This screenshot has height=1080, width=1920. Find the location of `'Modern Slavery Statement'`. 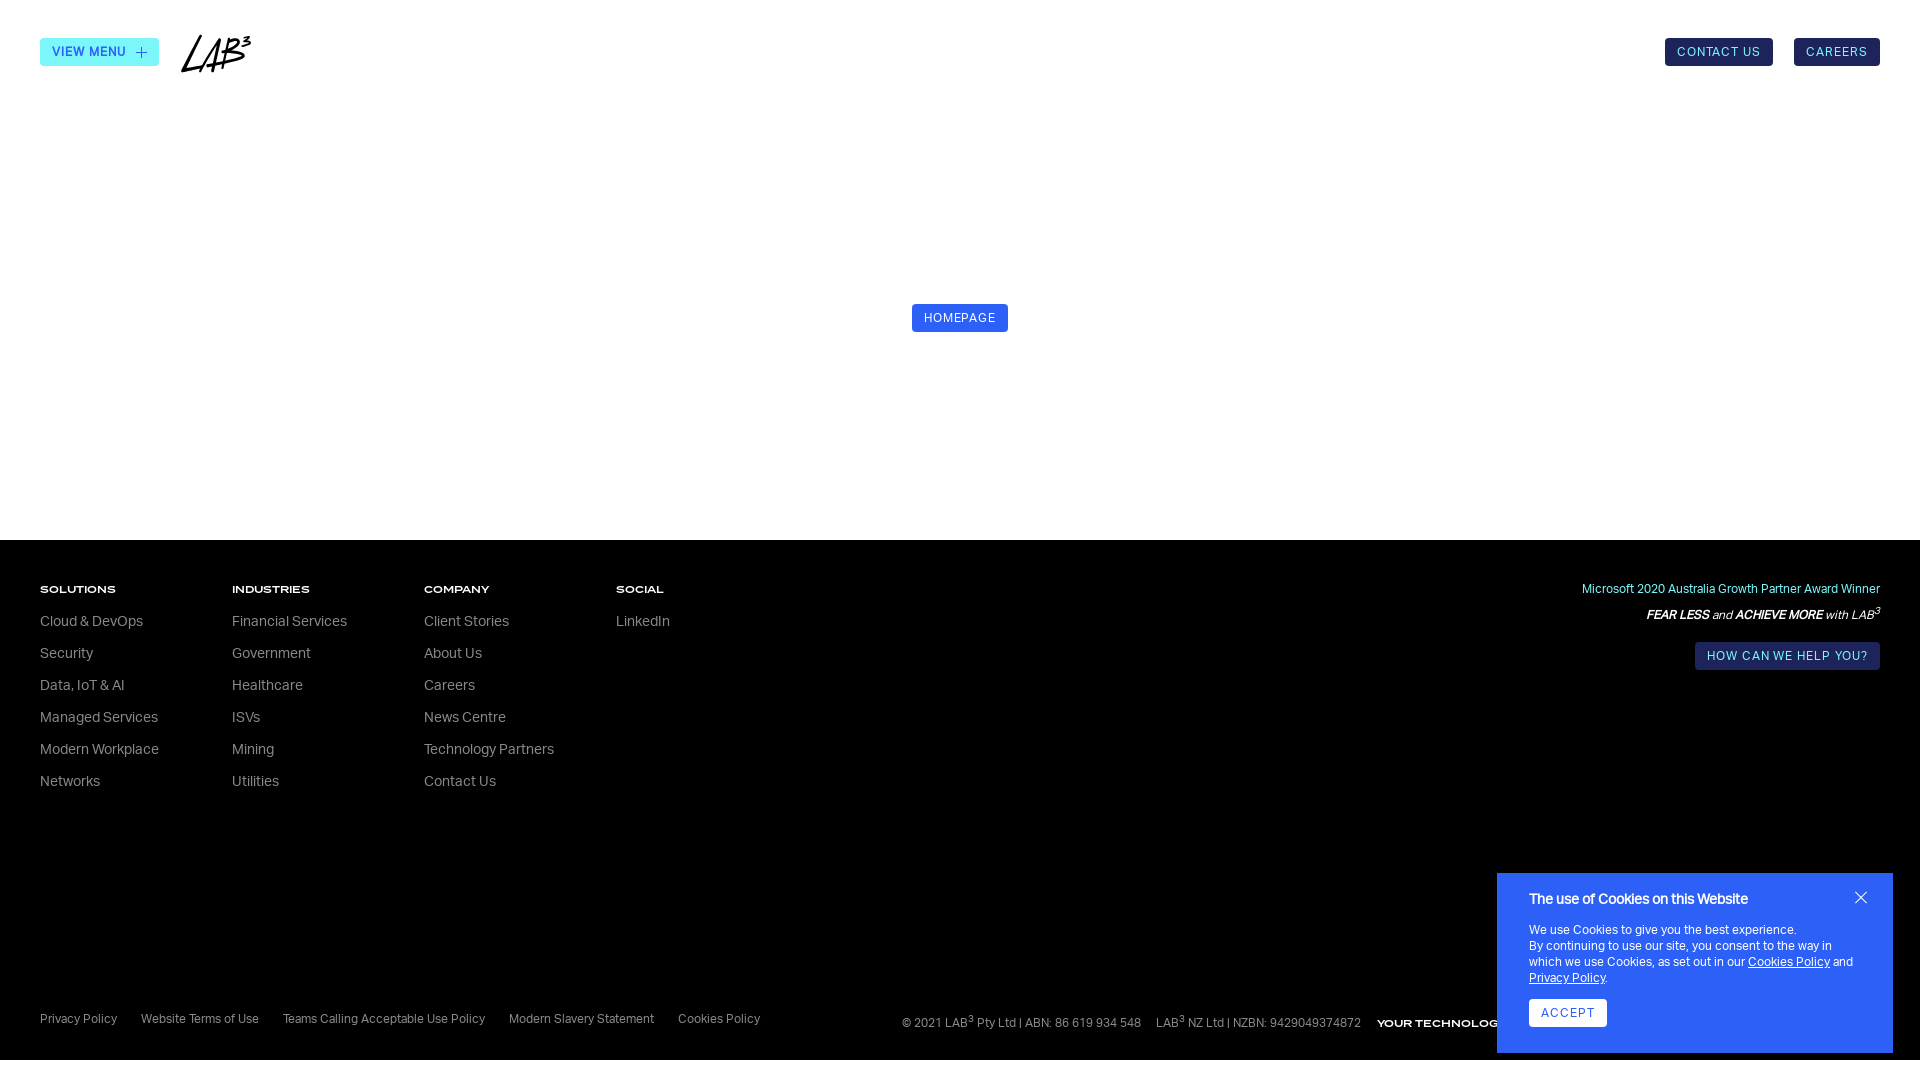

'Modern Slavery Statement' is located at coordinates (580, 1018).